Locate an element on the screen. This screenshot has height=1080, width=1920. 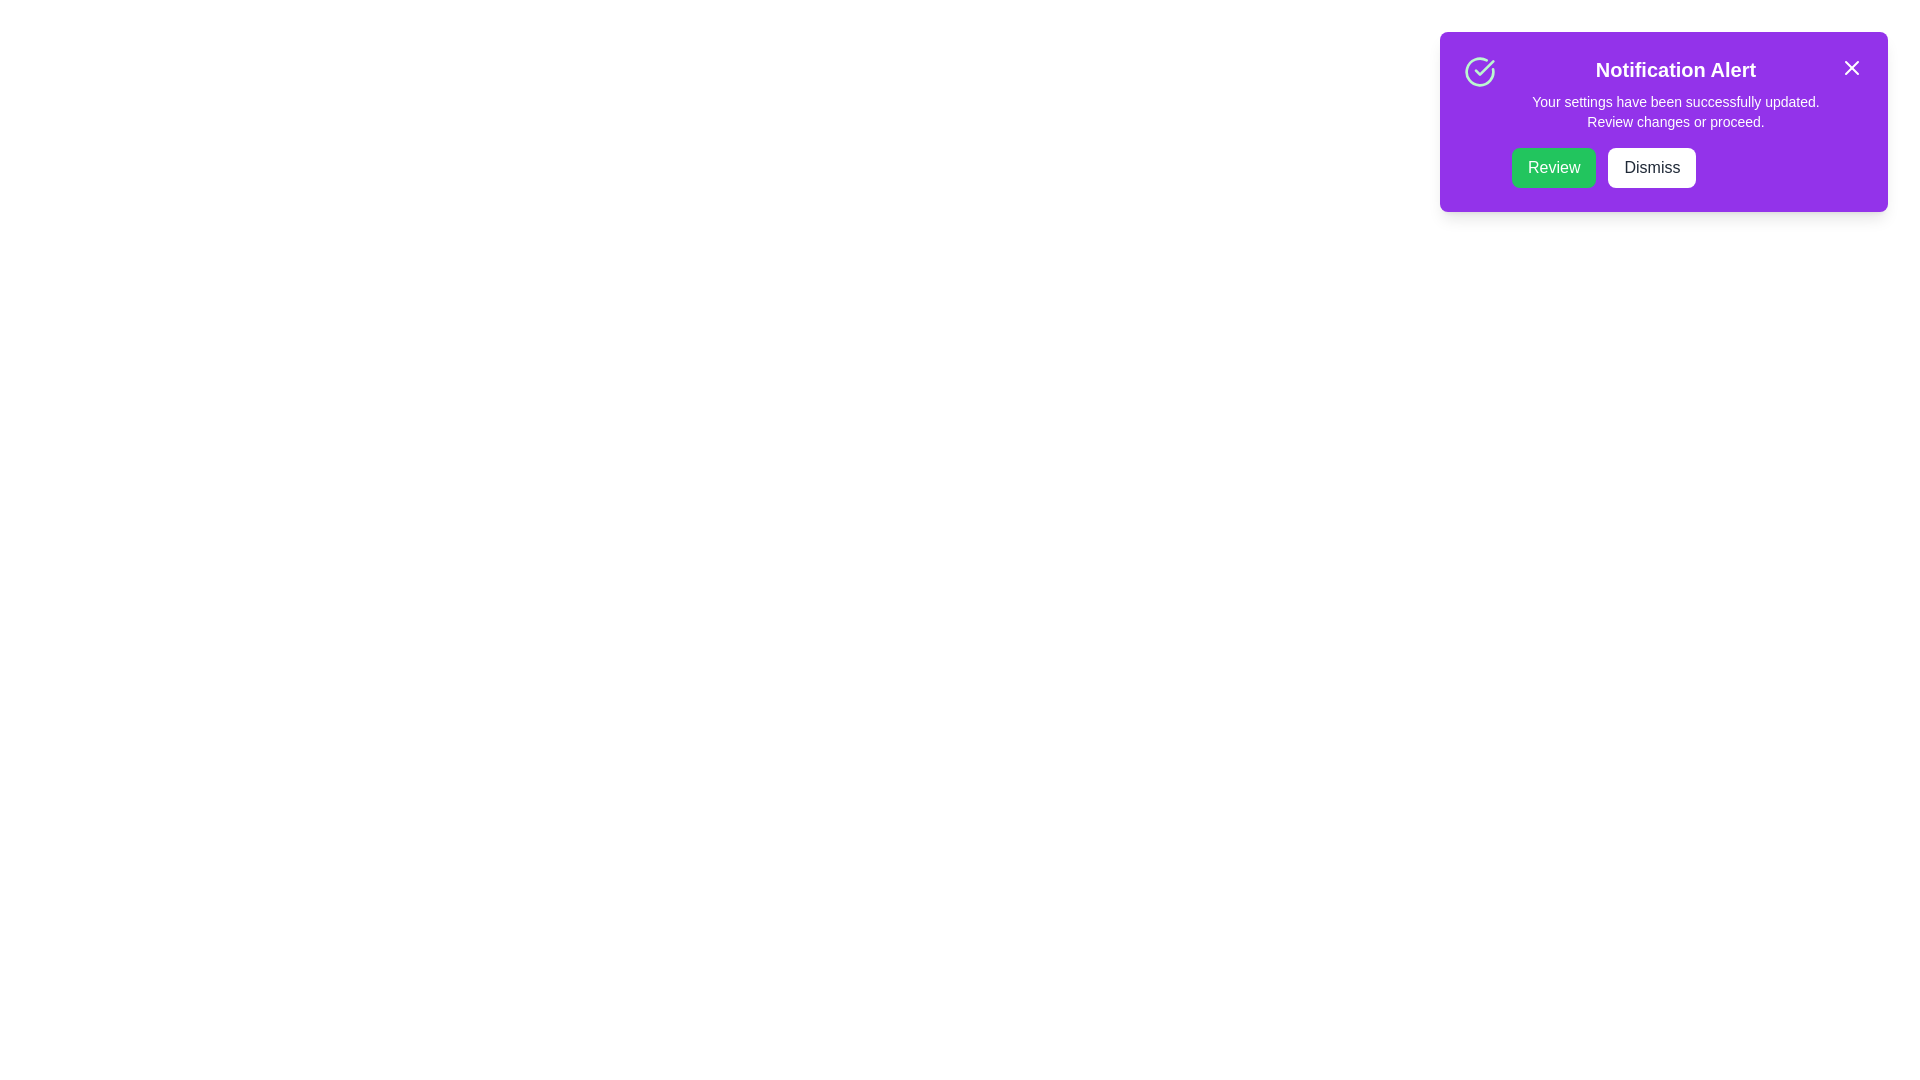
the first button on the left side of the horizontal layout to review updates or changes is located at coordinates (1553, 167).